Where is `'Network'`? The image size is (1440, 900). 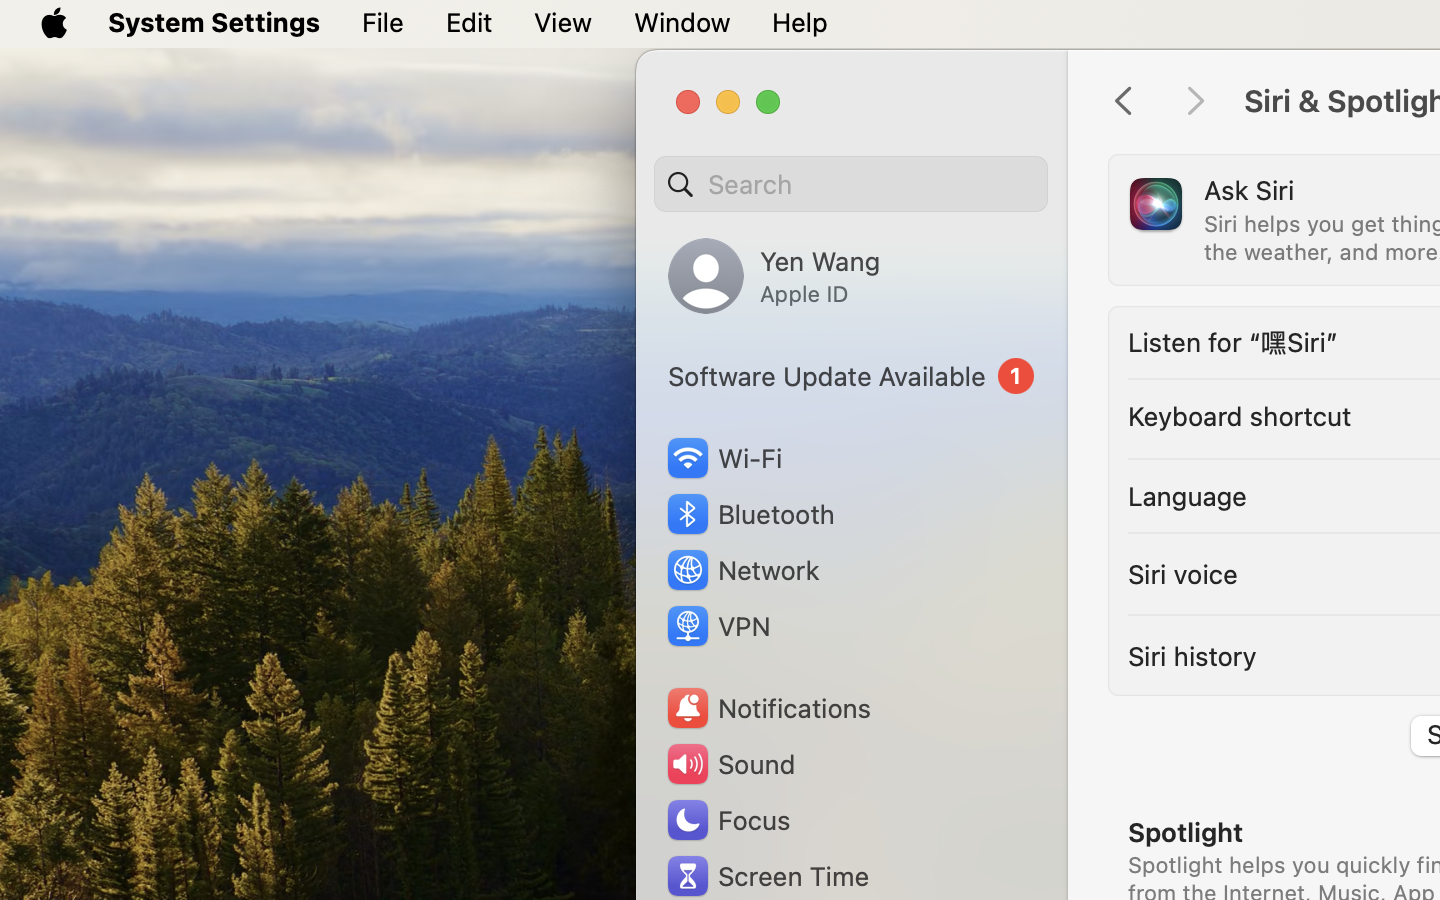 'Network' is located at coordinates (741, 569).